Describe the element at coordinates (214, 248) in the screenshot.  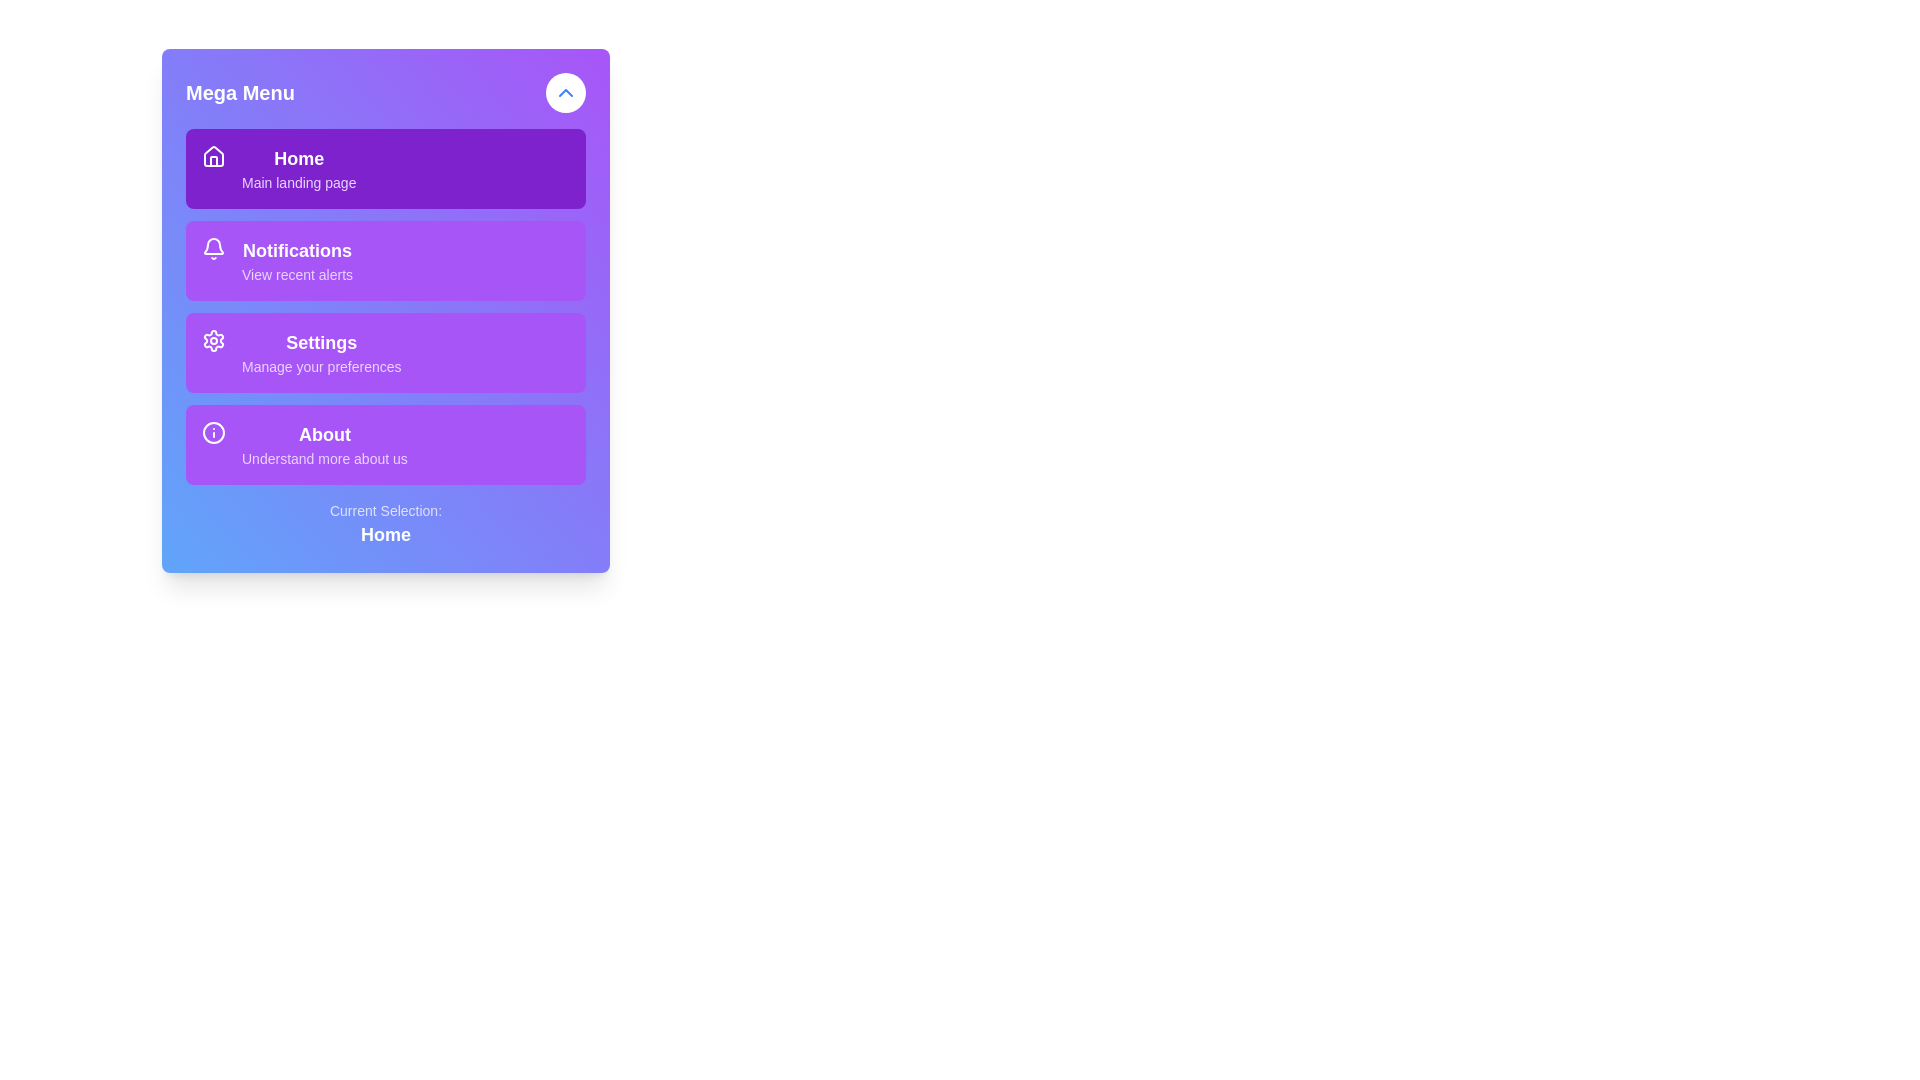
I see `the notification bell icon, which is a small icon with a white outline on a purple background, located to the left of the text 'Notifications' and 'View recent alerts'` at that location.